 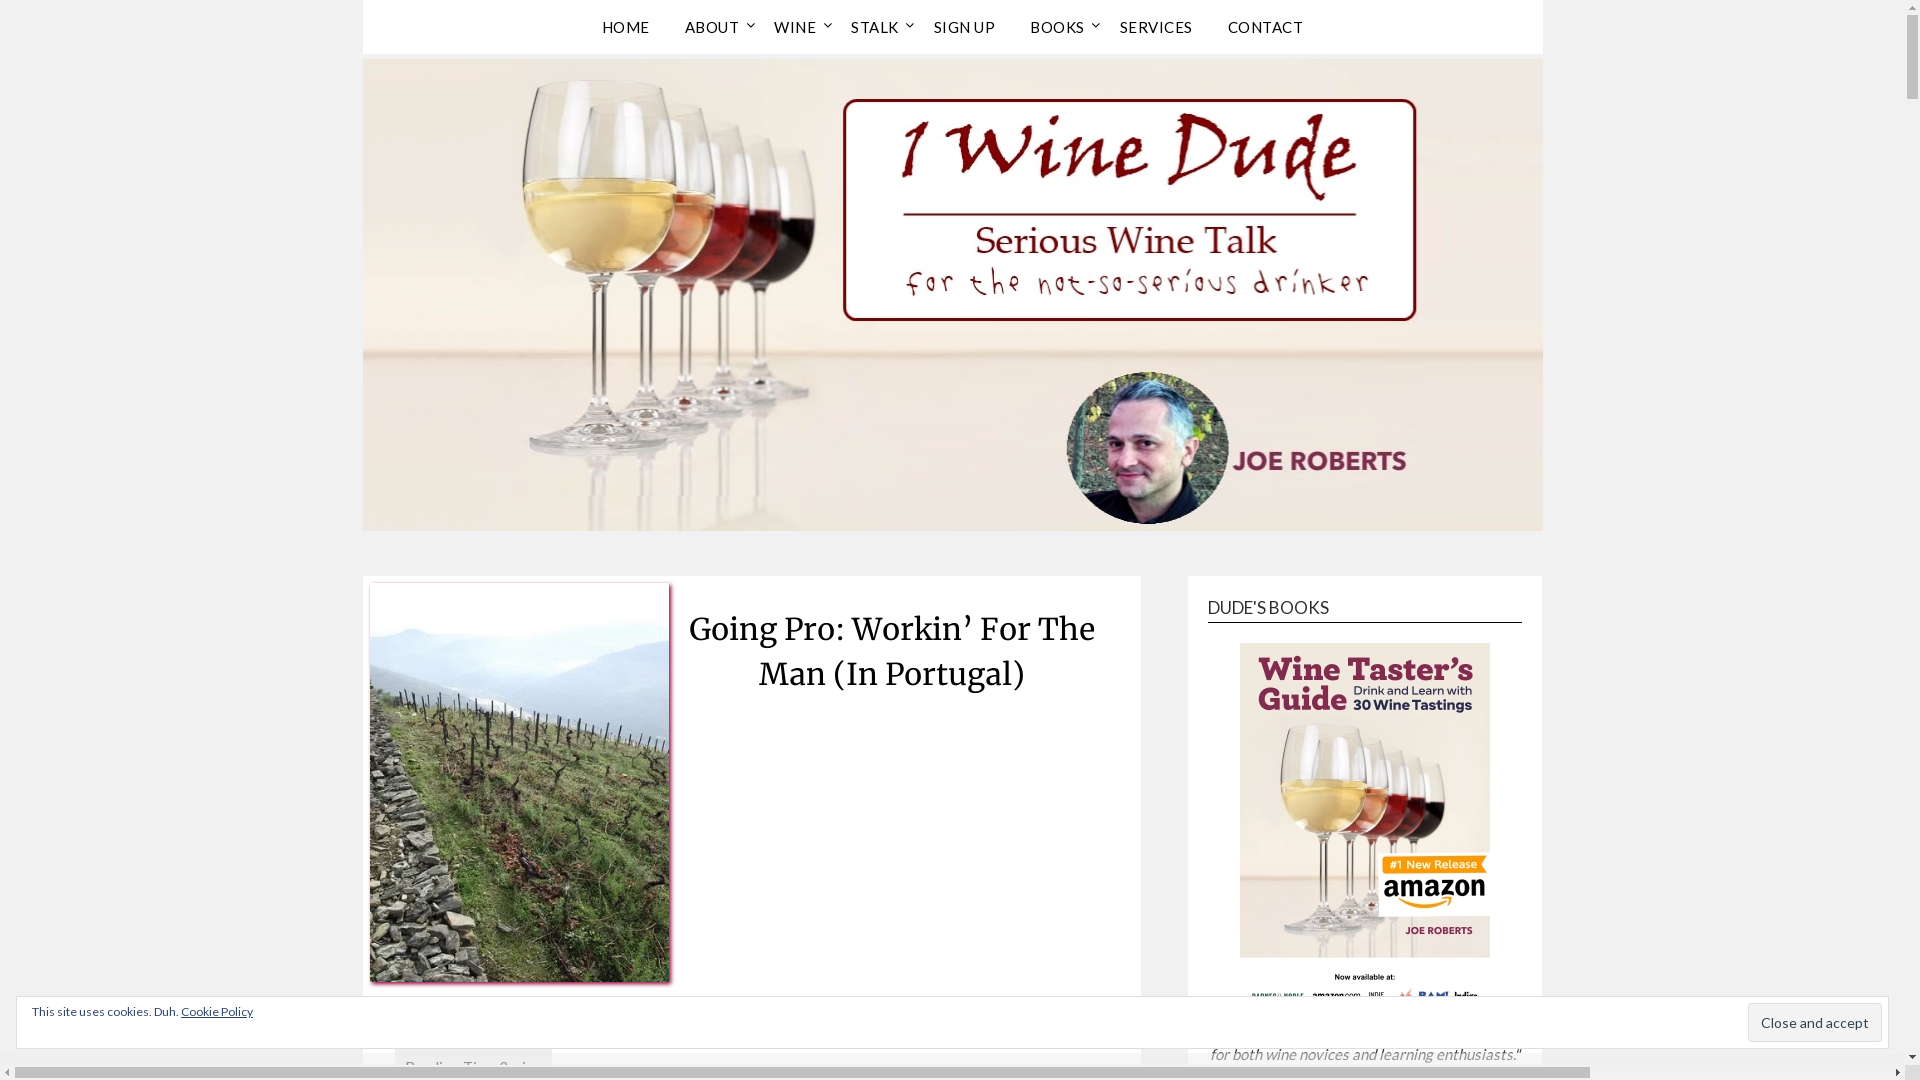 I want to click on 'SERVICES', so click(x=1103, y=27).